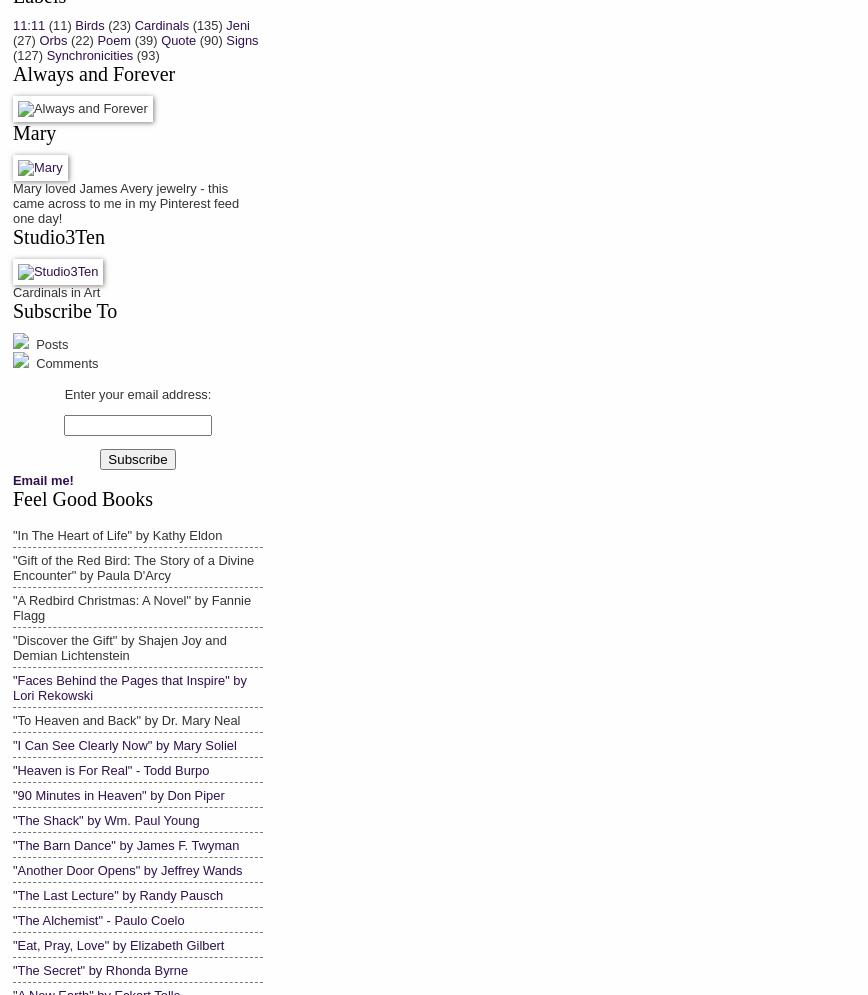 The image size is (868, 995). What do you see at coordinates (89, 24) in the screenshot?
I see `'Birds'` at bounding box center [89, 24].